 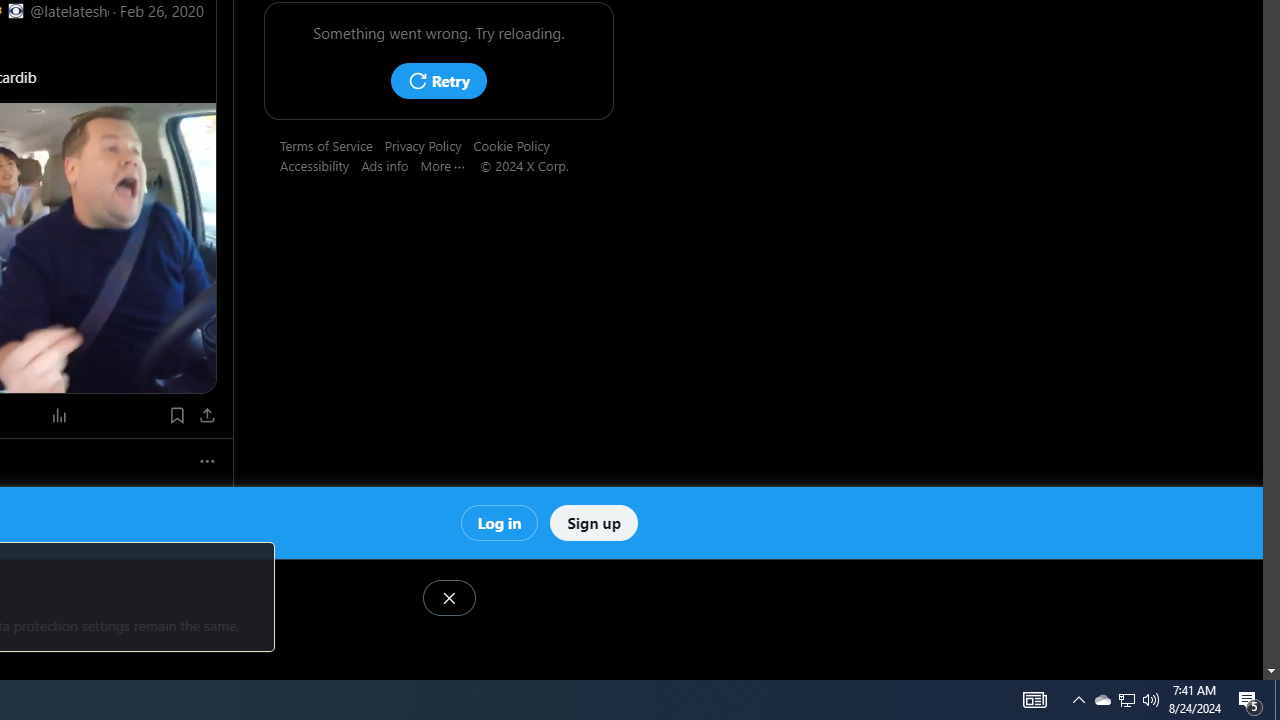 What do you see at coordinates (208, 414) in the screenshot?
I see `'Share post'` at bounding box center [208, 414].